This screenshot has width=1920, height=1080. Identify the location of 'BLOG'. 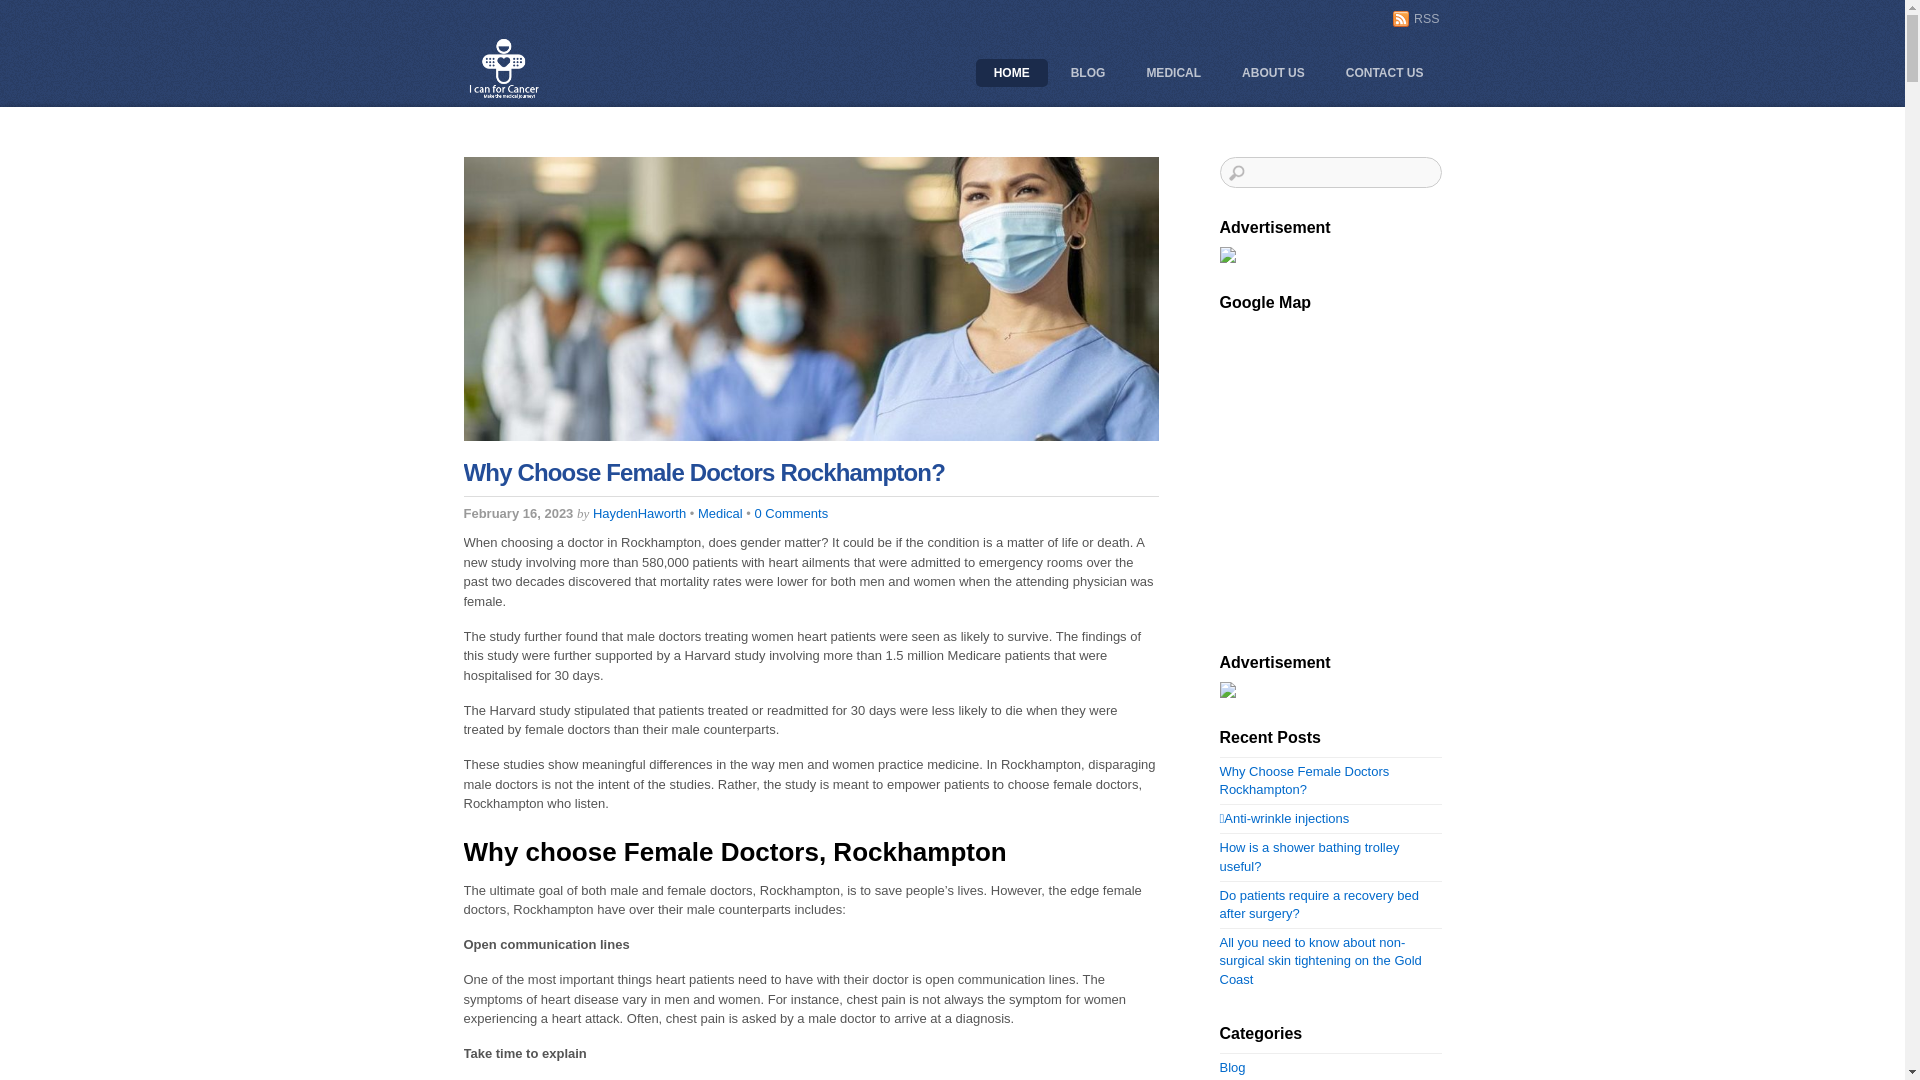
(1087, 72).